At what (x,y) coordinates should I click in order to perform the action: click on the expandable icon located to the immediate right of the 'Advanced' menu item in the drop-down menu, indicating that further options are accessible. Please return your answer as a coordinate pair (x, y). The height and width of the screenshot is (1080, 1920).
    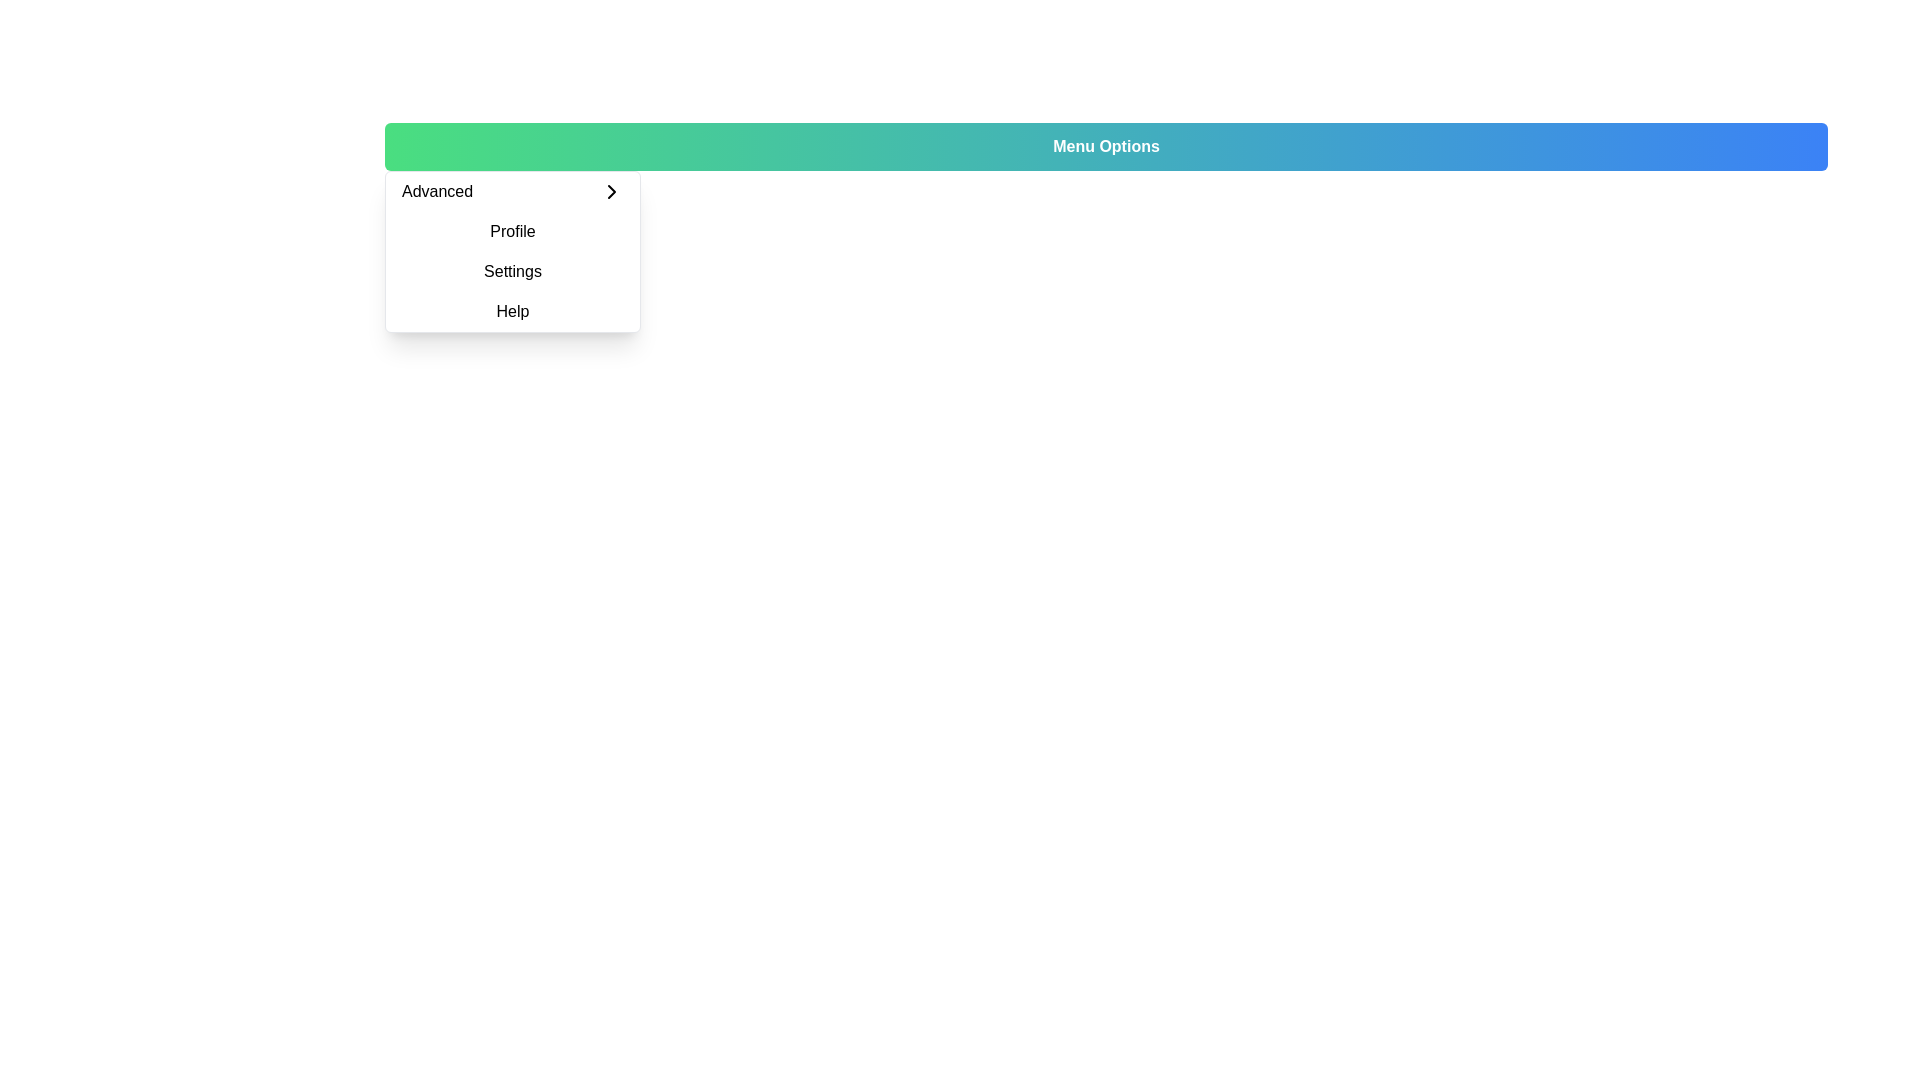
    Looking at the image, I should click on (610, 192).